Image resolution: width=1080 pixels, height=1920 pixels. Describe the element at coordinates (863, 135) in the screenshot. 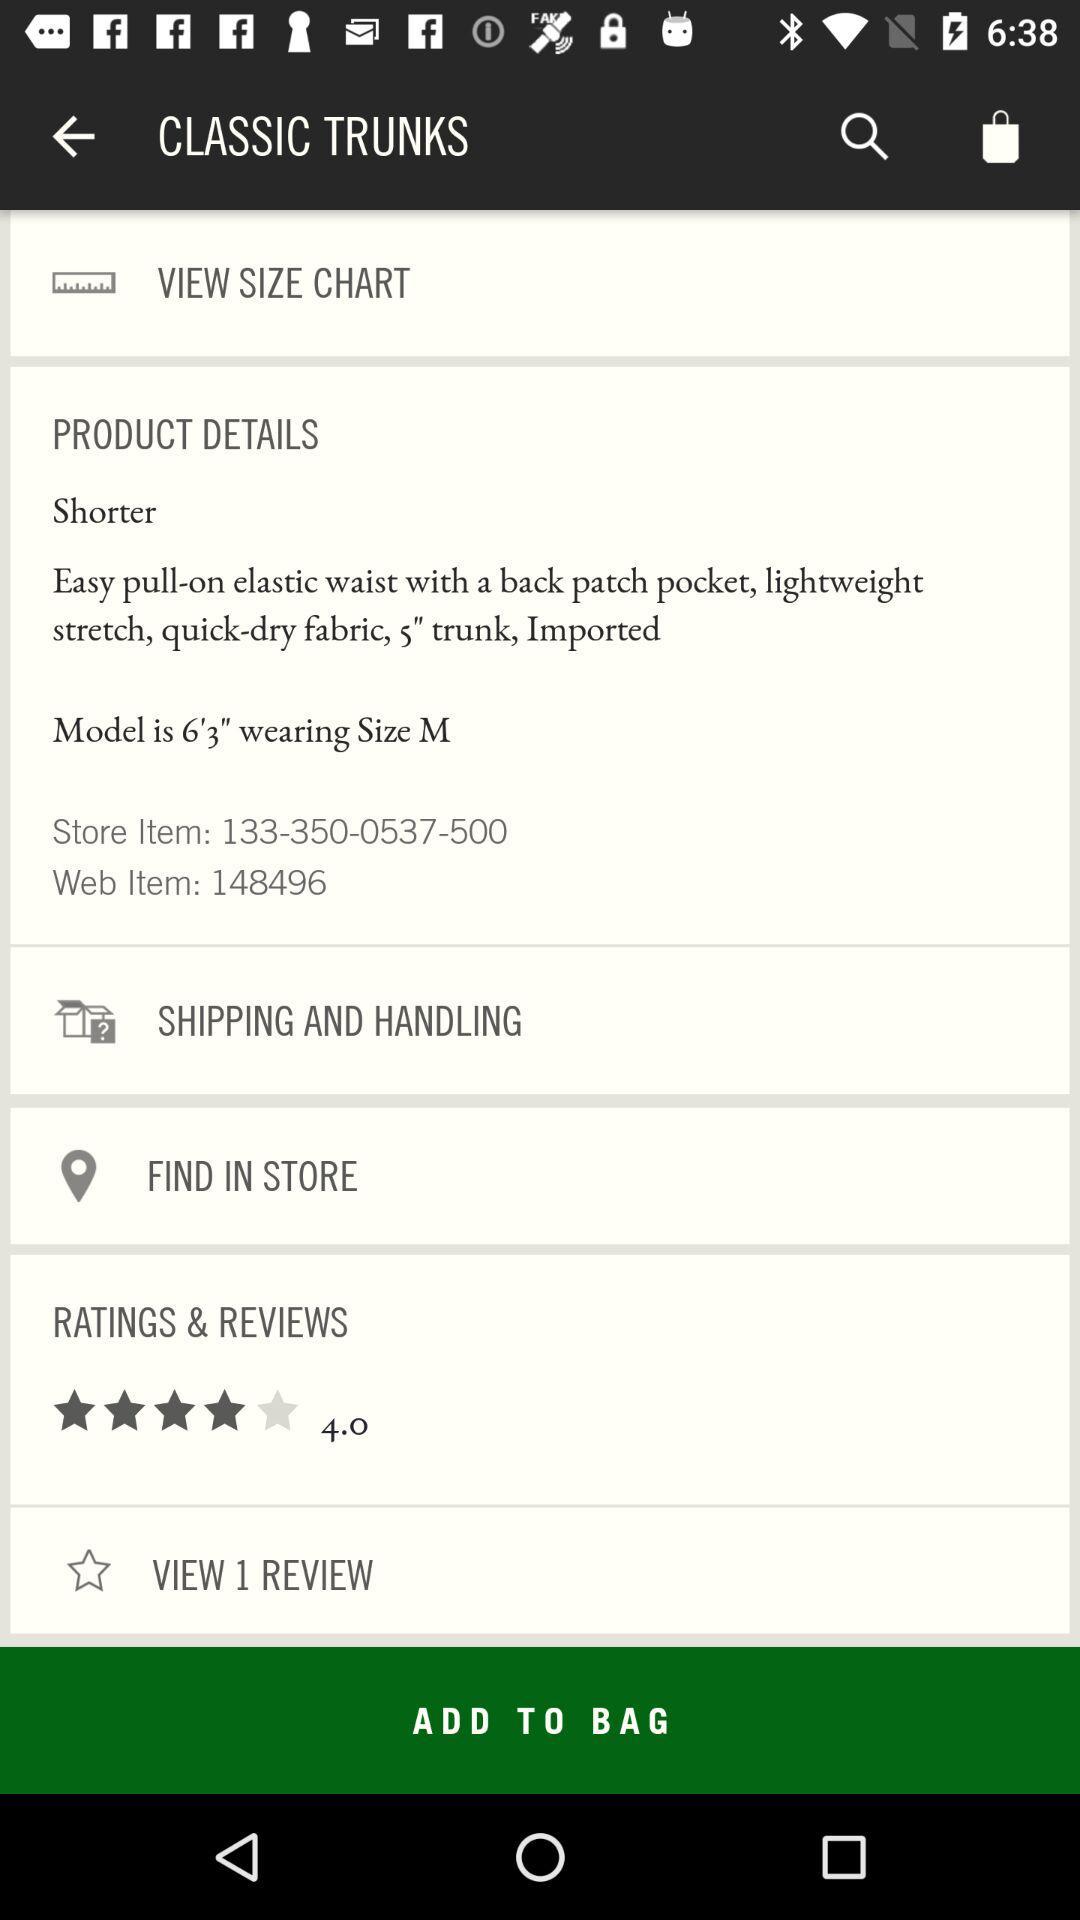

I see `the item above view size chart icon` at that location.